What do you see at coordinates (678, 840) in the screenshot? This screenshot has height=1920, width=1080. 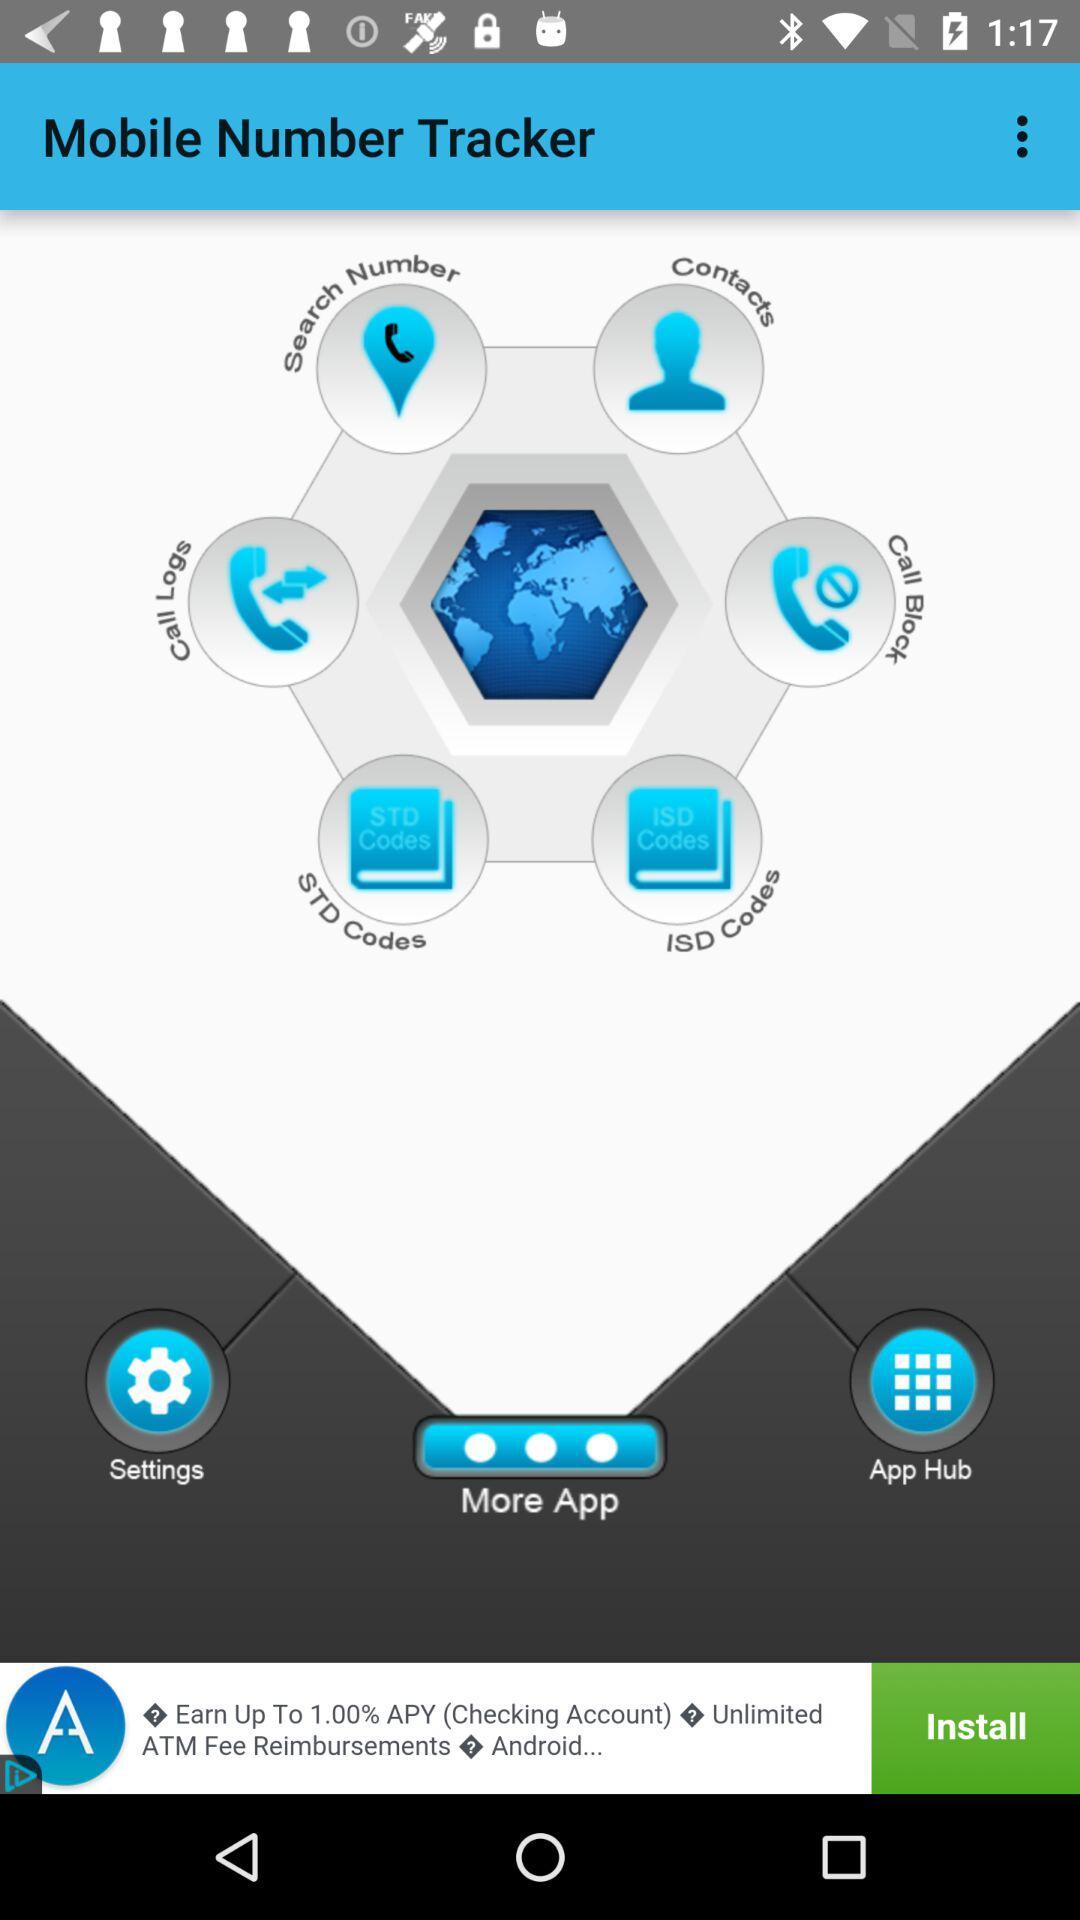 I see `isd codes button` at bounding box center [678, 840].